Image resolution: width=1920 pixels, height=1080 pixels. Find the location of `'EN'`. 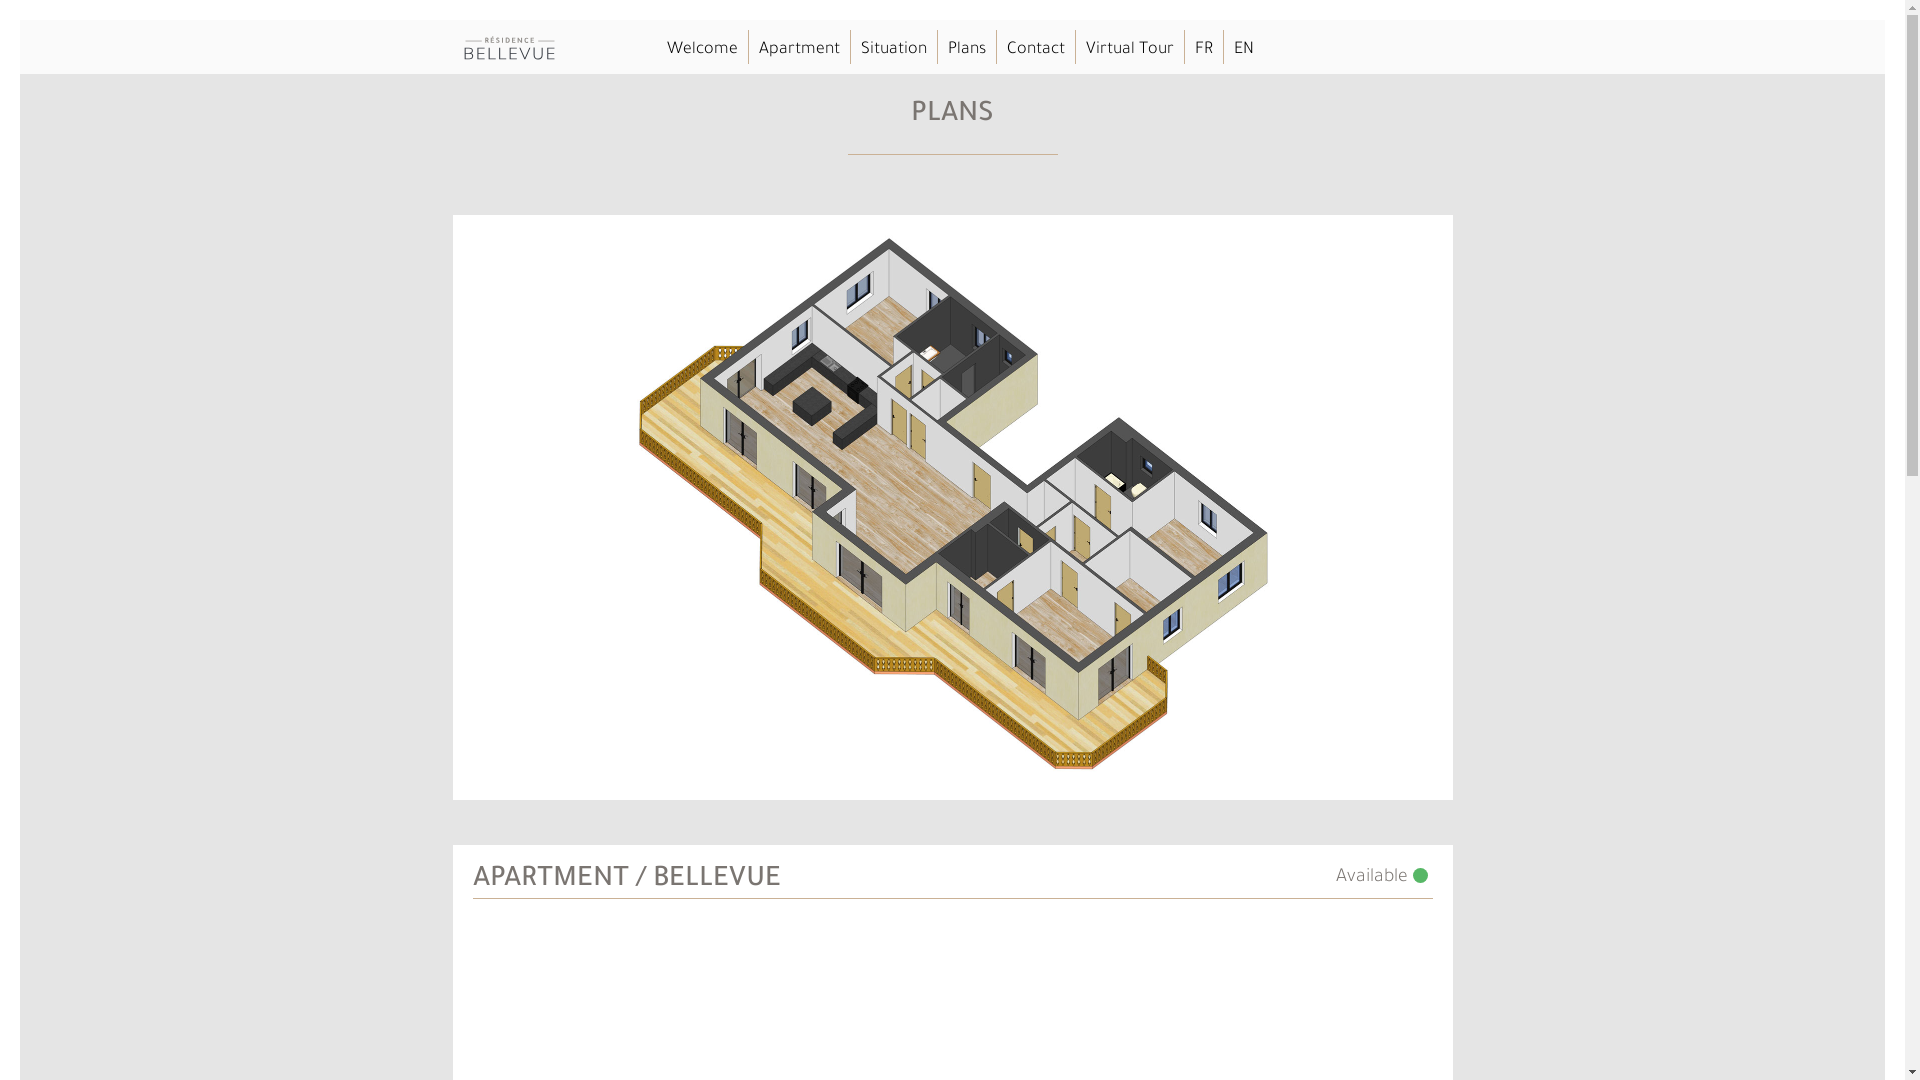

'EN' is located at coordinates (1232, 49).